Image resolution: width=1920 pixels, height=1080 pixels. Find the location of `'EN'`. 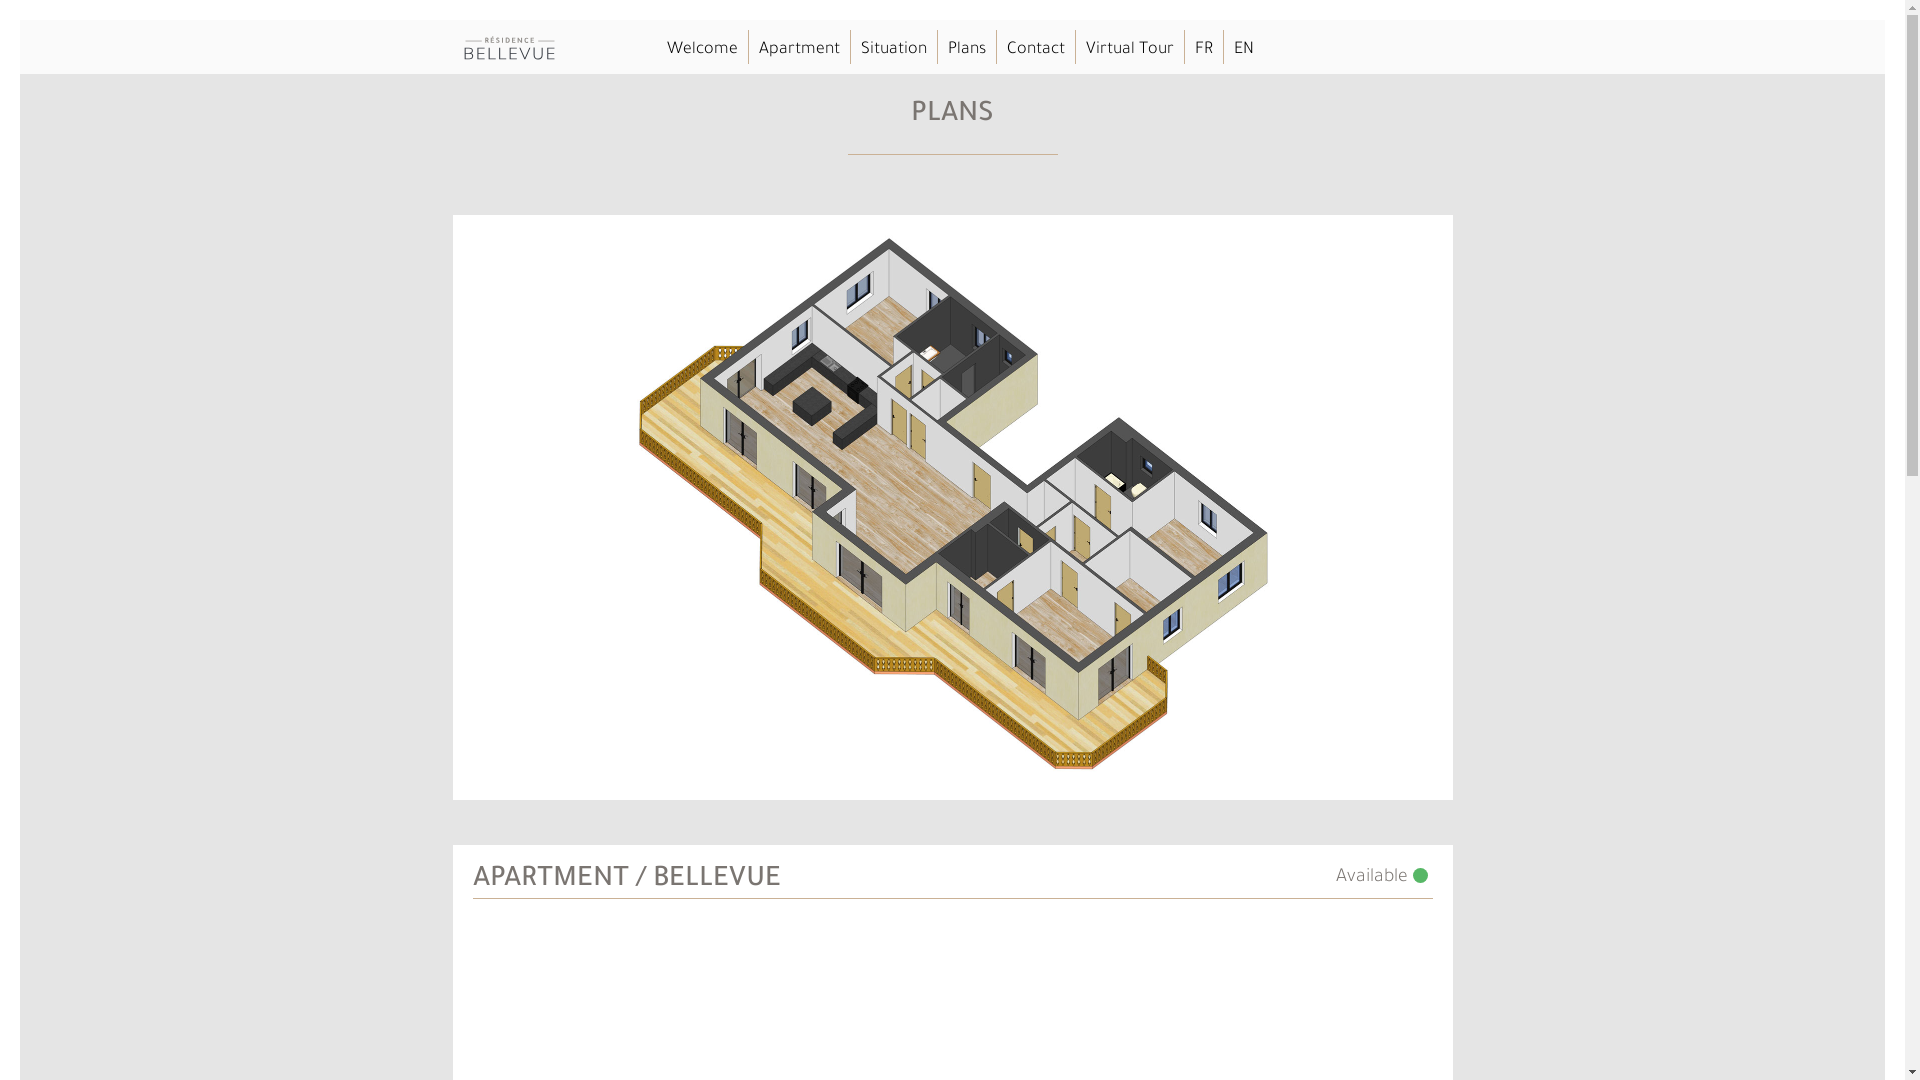

'EN' is located at coordinates (1232, 49).